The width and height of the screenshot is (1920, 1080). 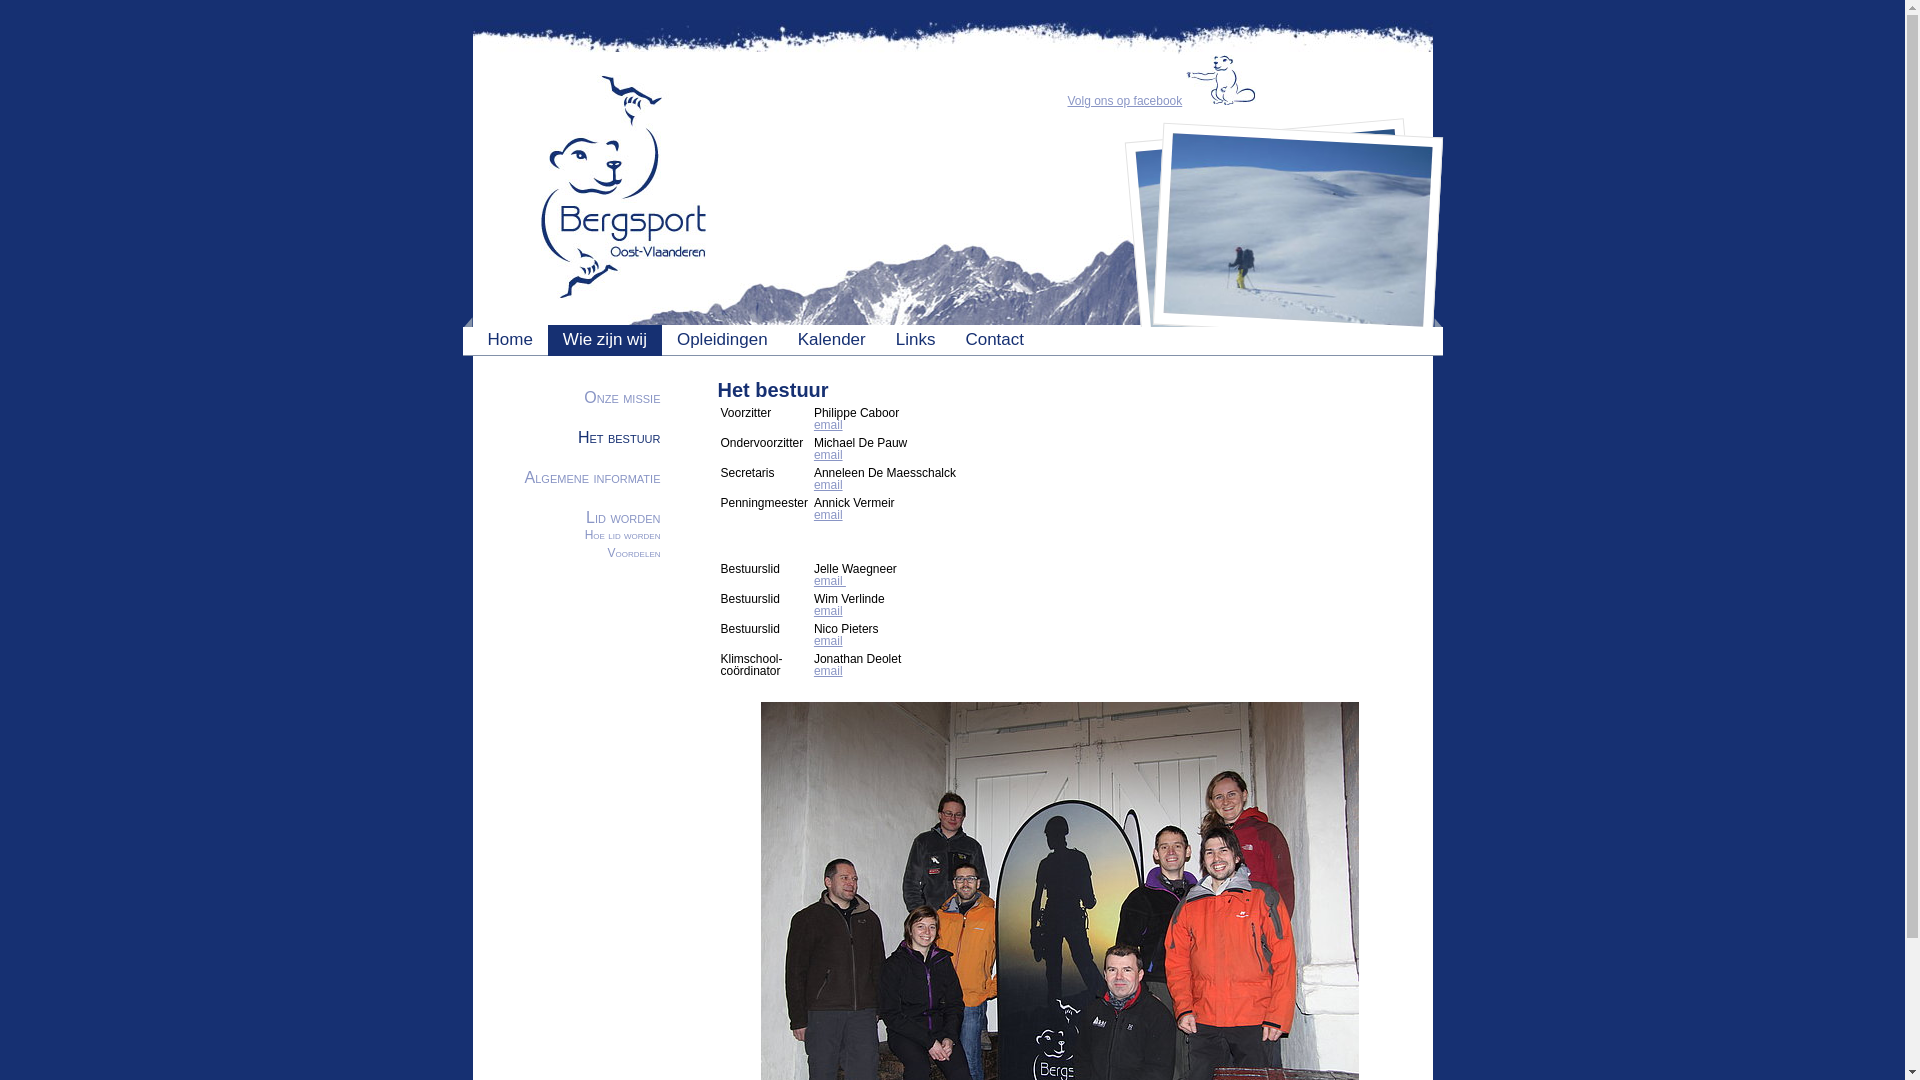 I want to click on 'Hoe lid worden', so click(x=584, y=534).